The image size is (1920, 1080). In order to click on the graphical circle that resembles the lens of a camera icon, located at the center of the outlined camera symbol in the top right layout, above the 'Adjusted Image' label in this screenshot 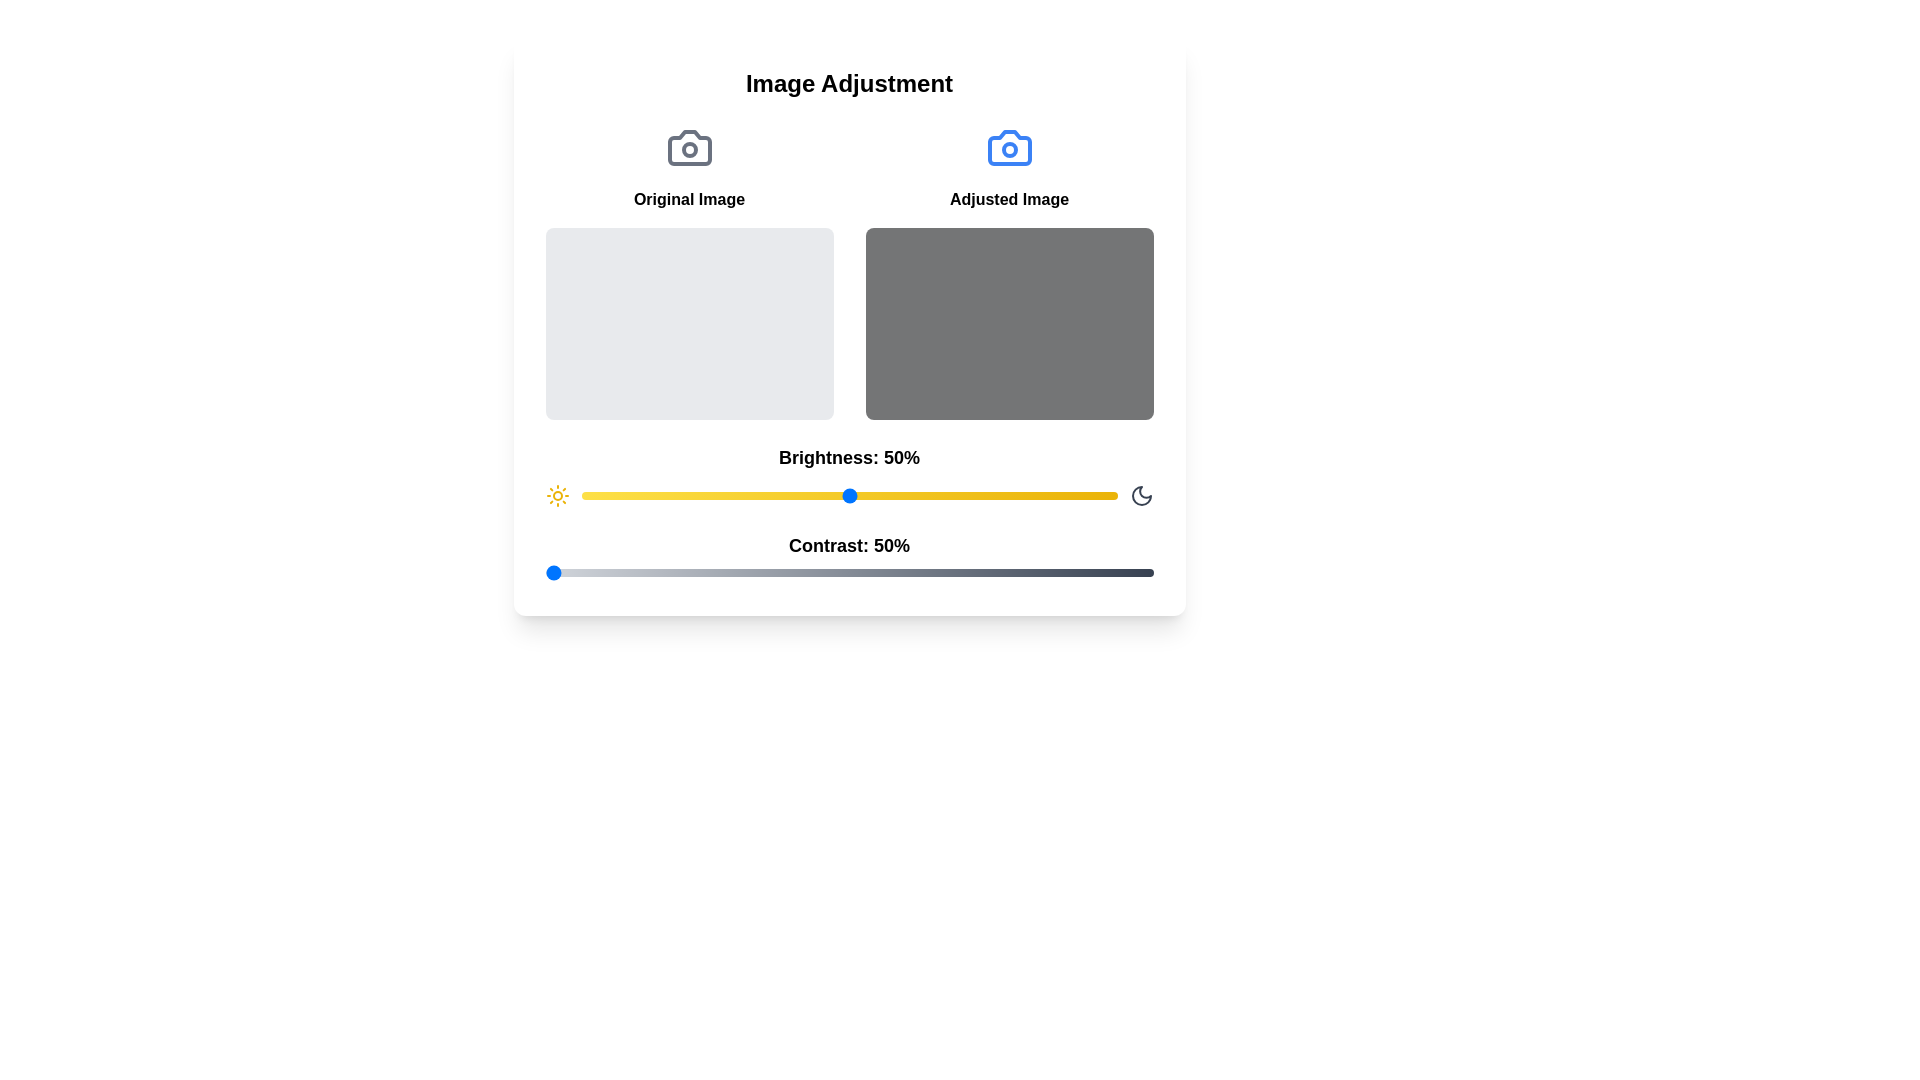, I will do `click(1009, 149)`.